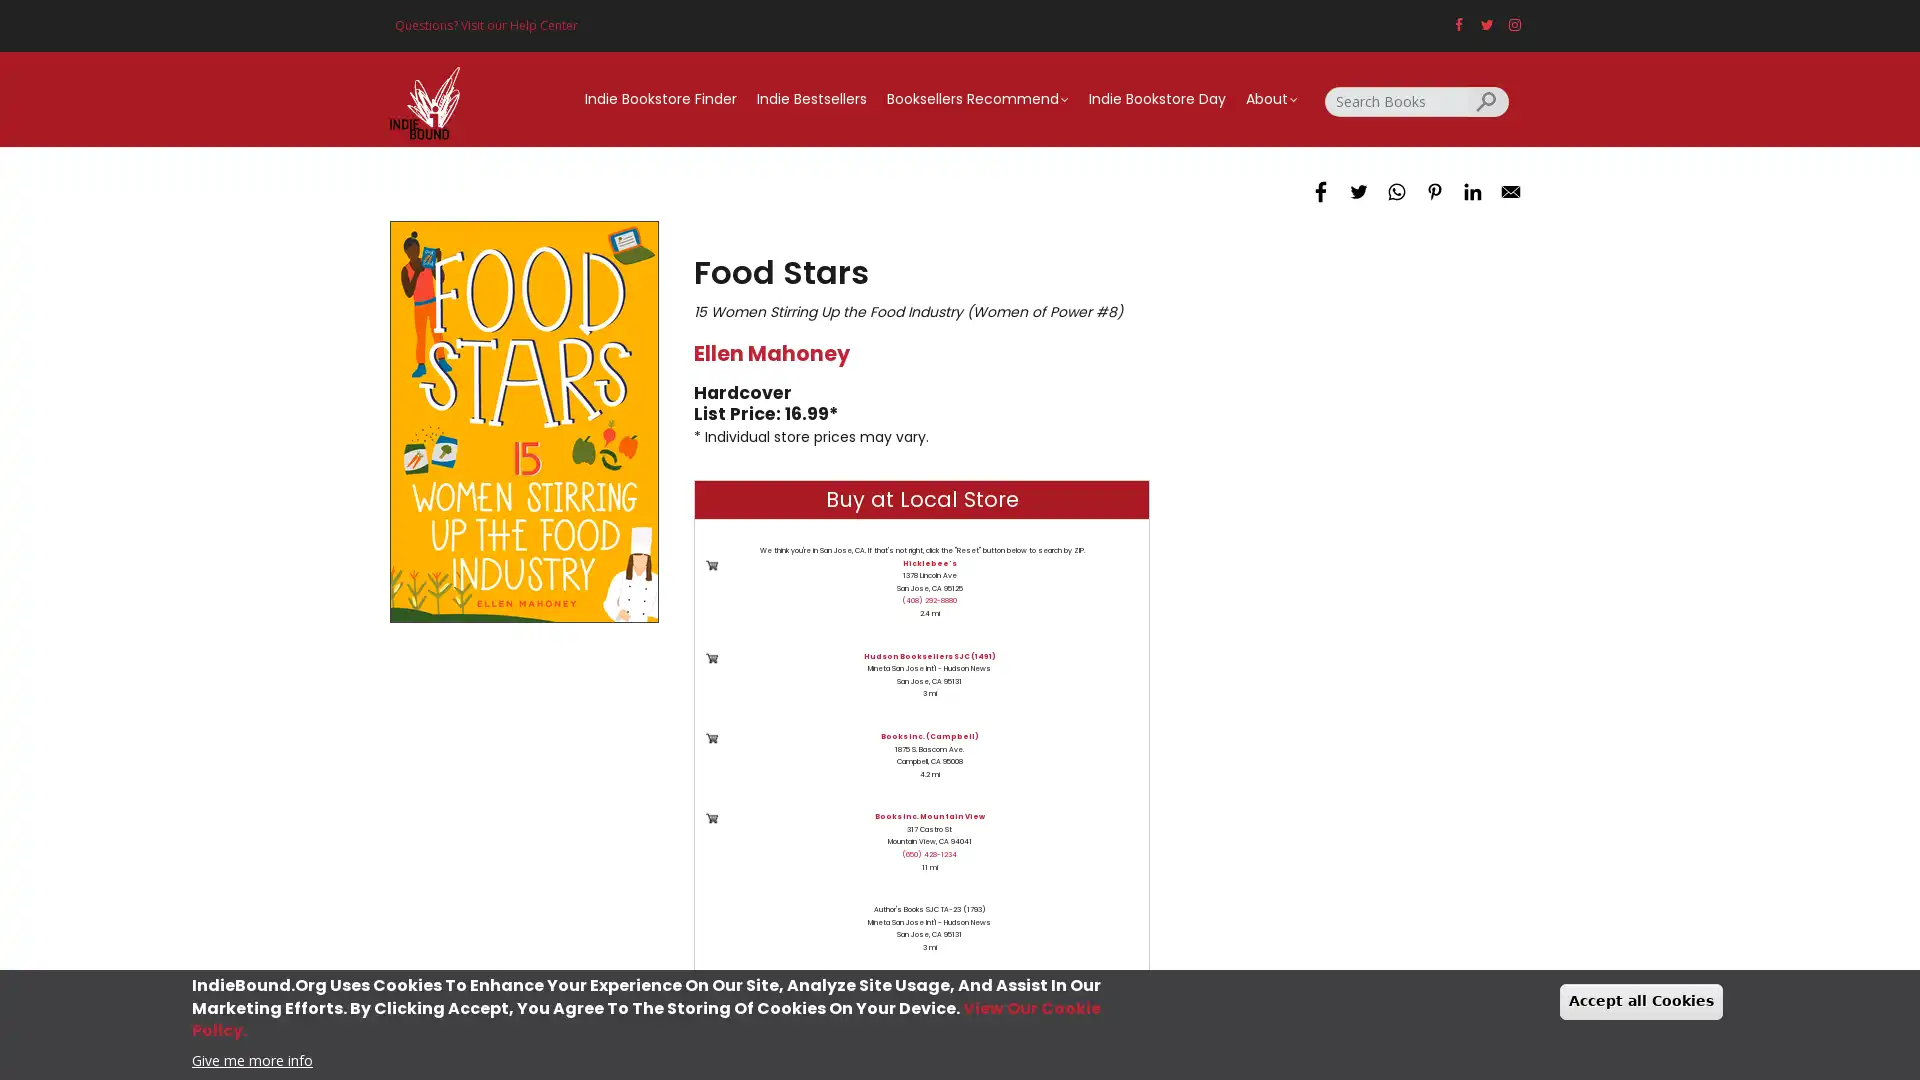  What do you see at coordinates (962, 1009) in the screenshot?
I see `Show 5 More` at bounding box center [962, 1009].